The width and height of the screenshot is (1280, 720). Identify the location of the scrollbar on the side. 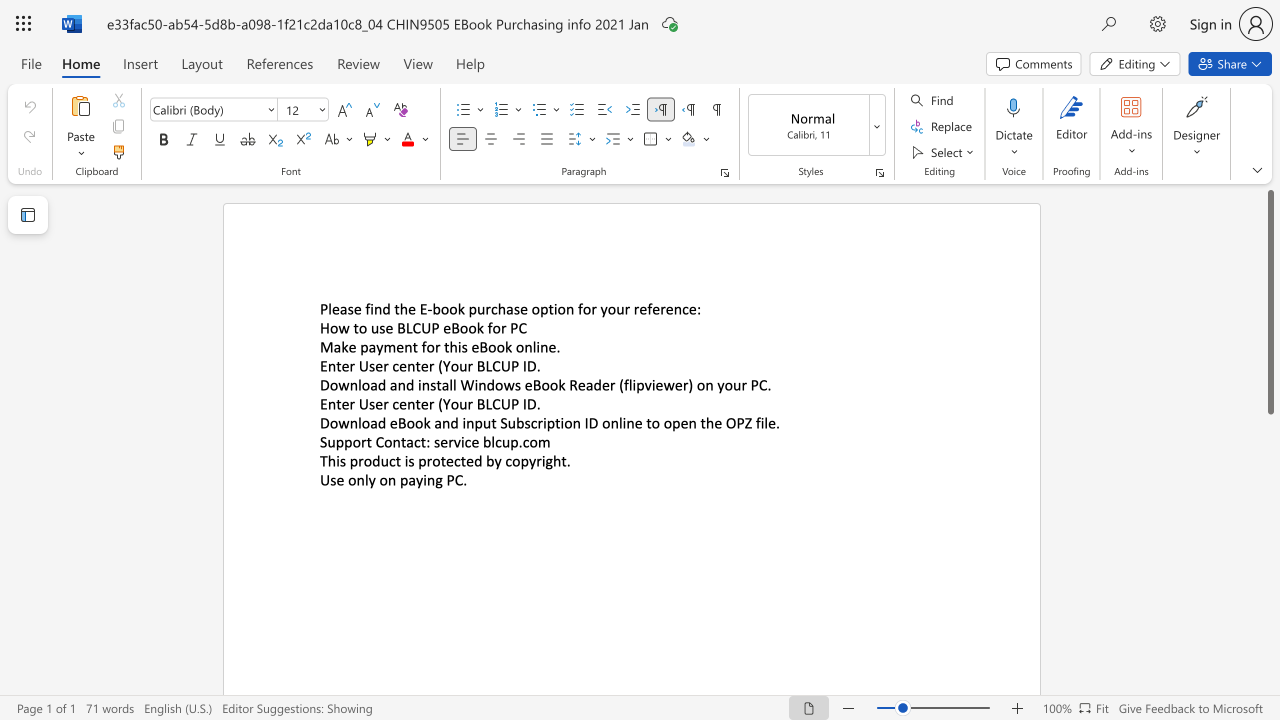
(1269, 588).